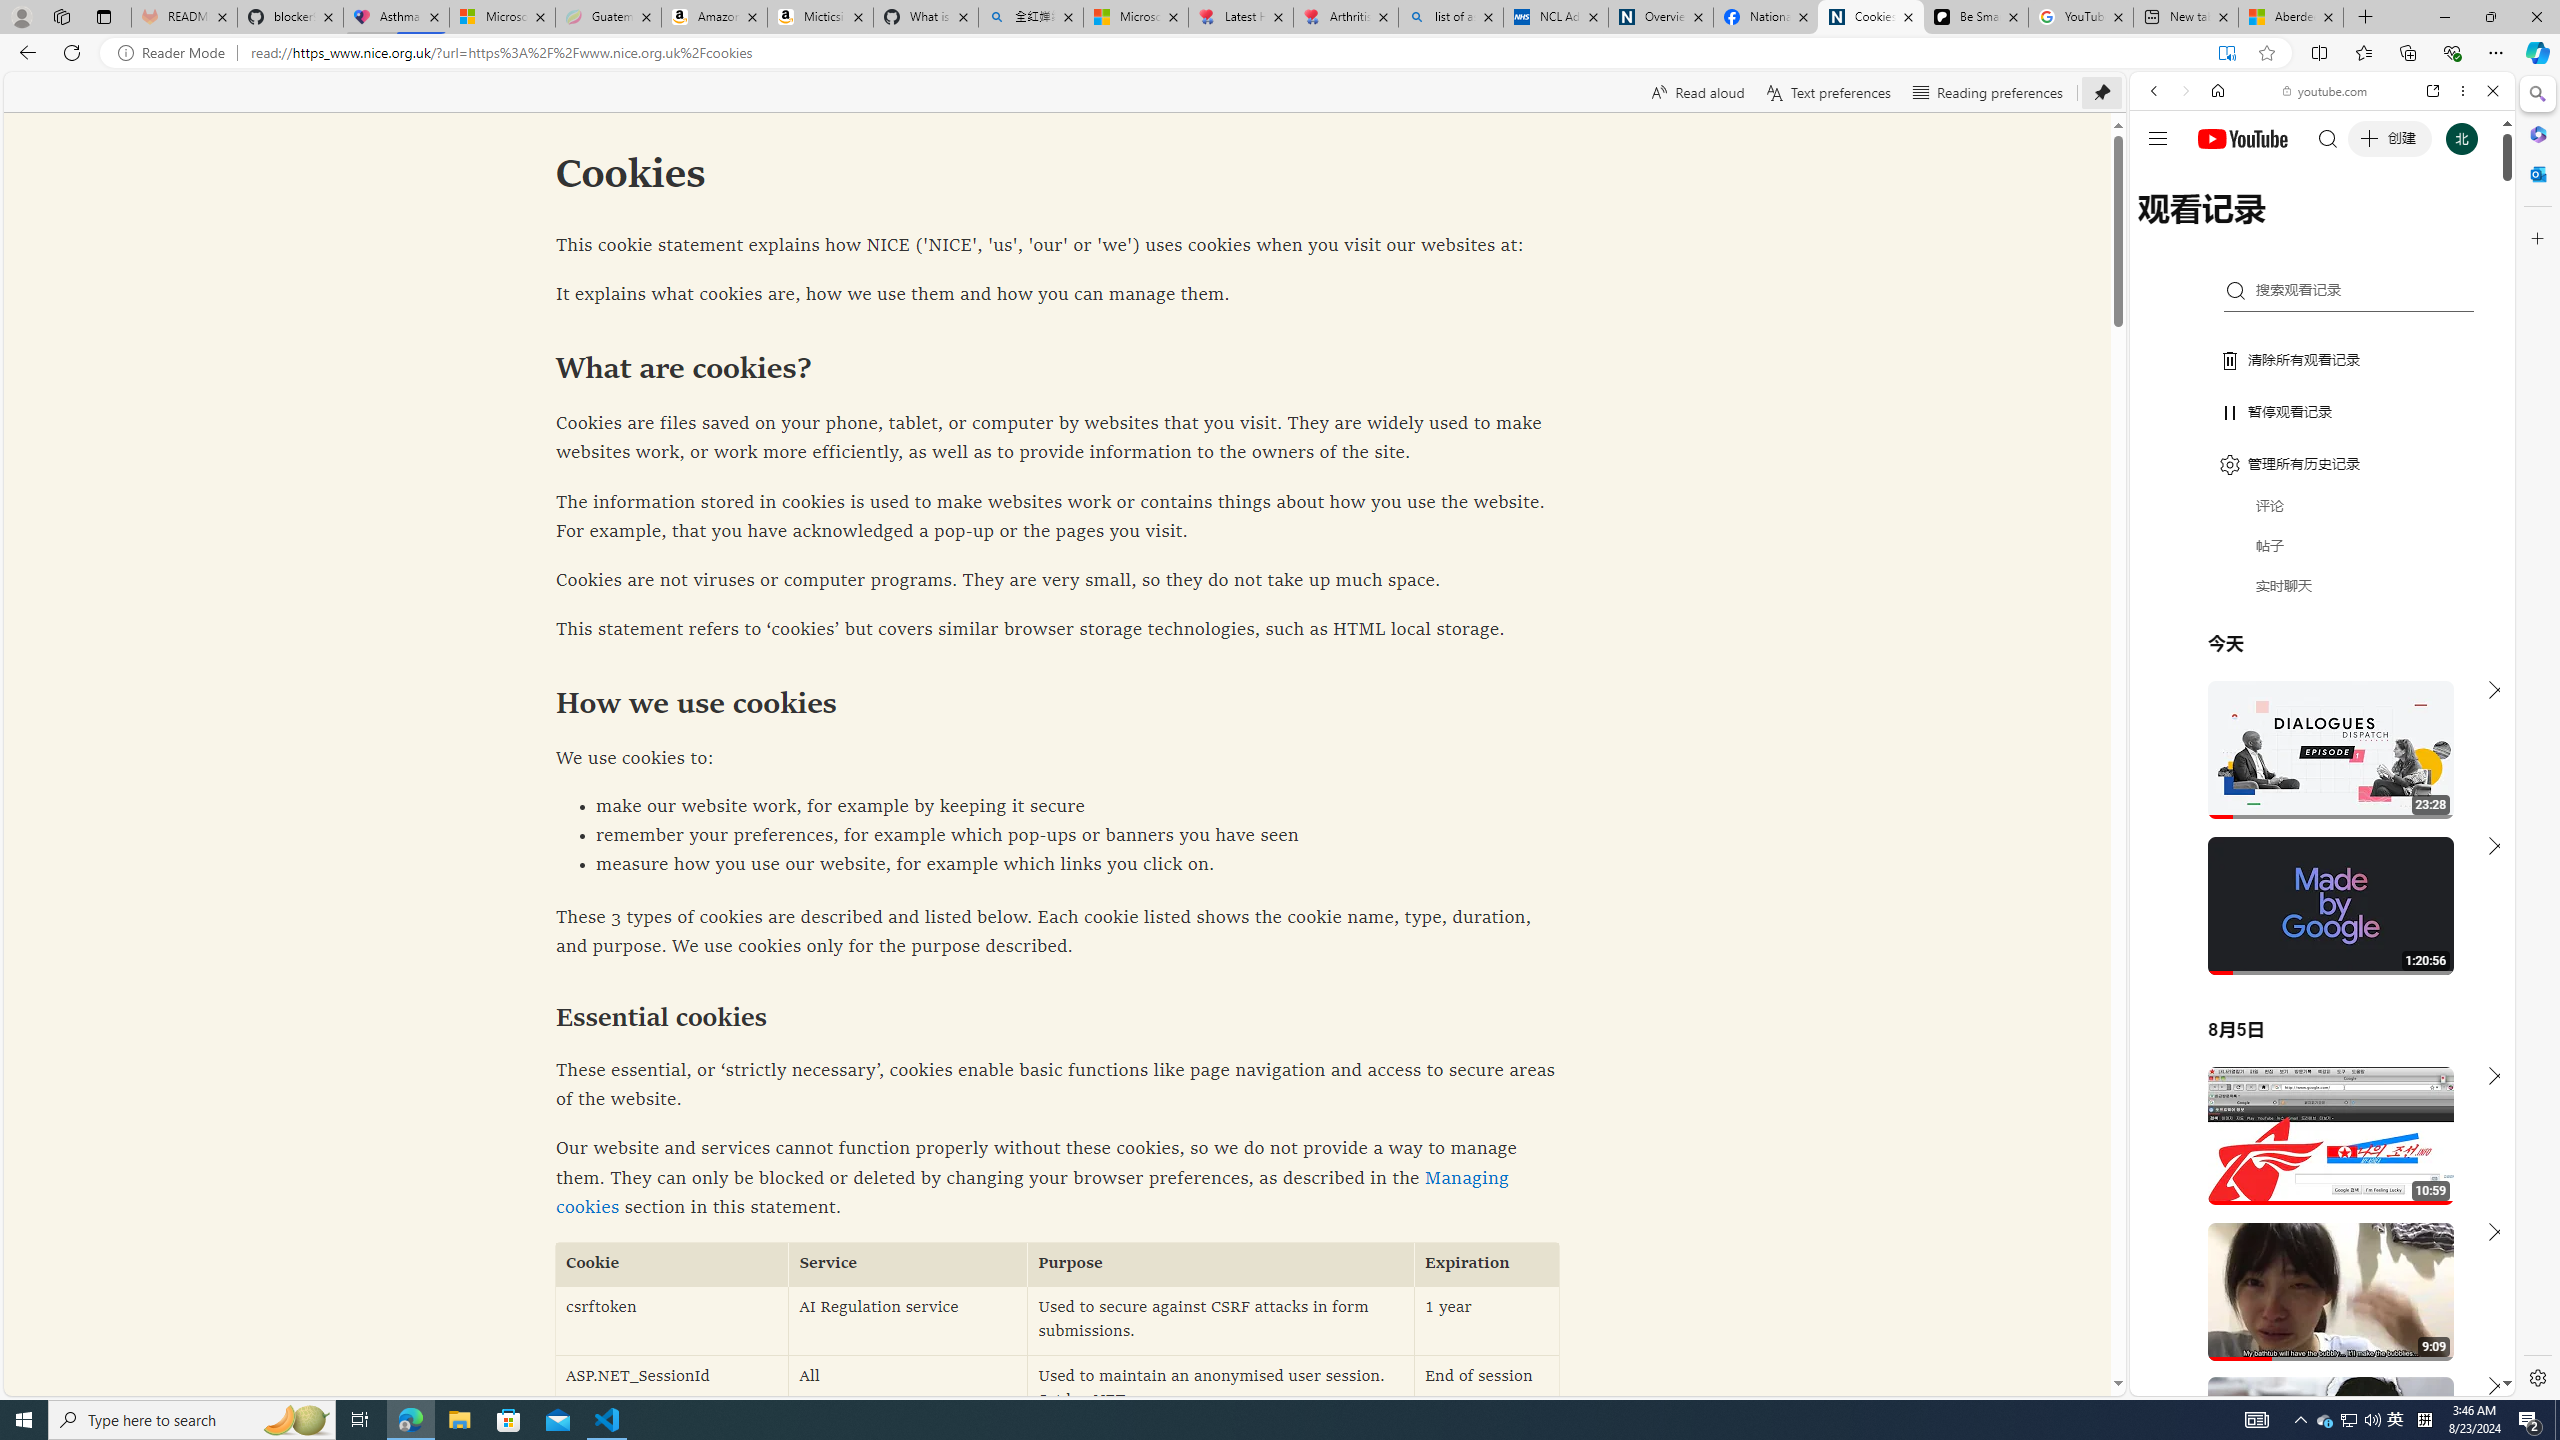 The image size is (2560, 1440). I want to click on 'Purpose', so click(1220, 1263).